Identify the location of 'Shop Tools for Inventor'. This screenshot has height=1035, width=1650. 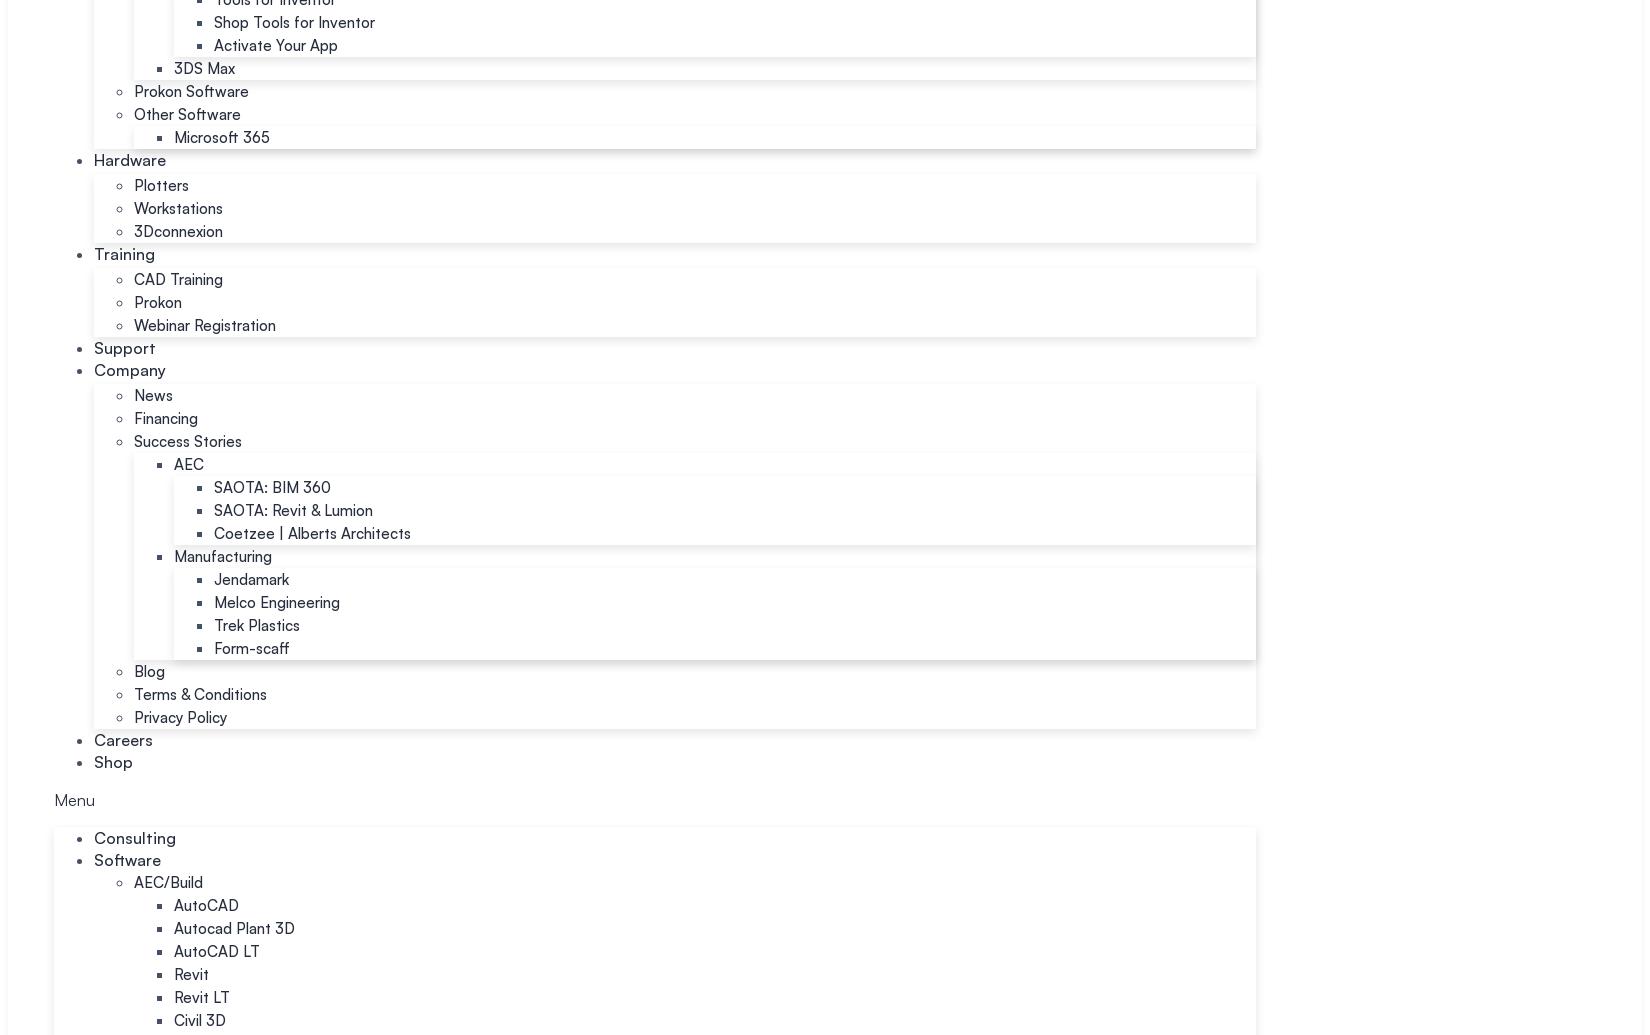
(294, 22).